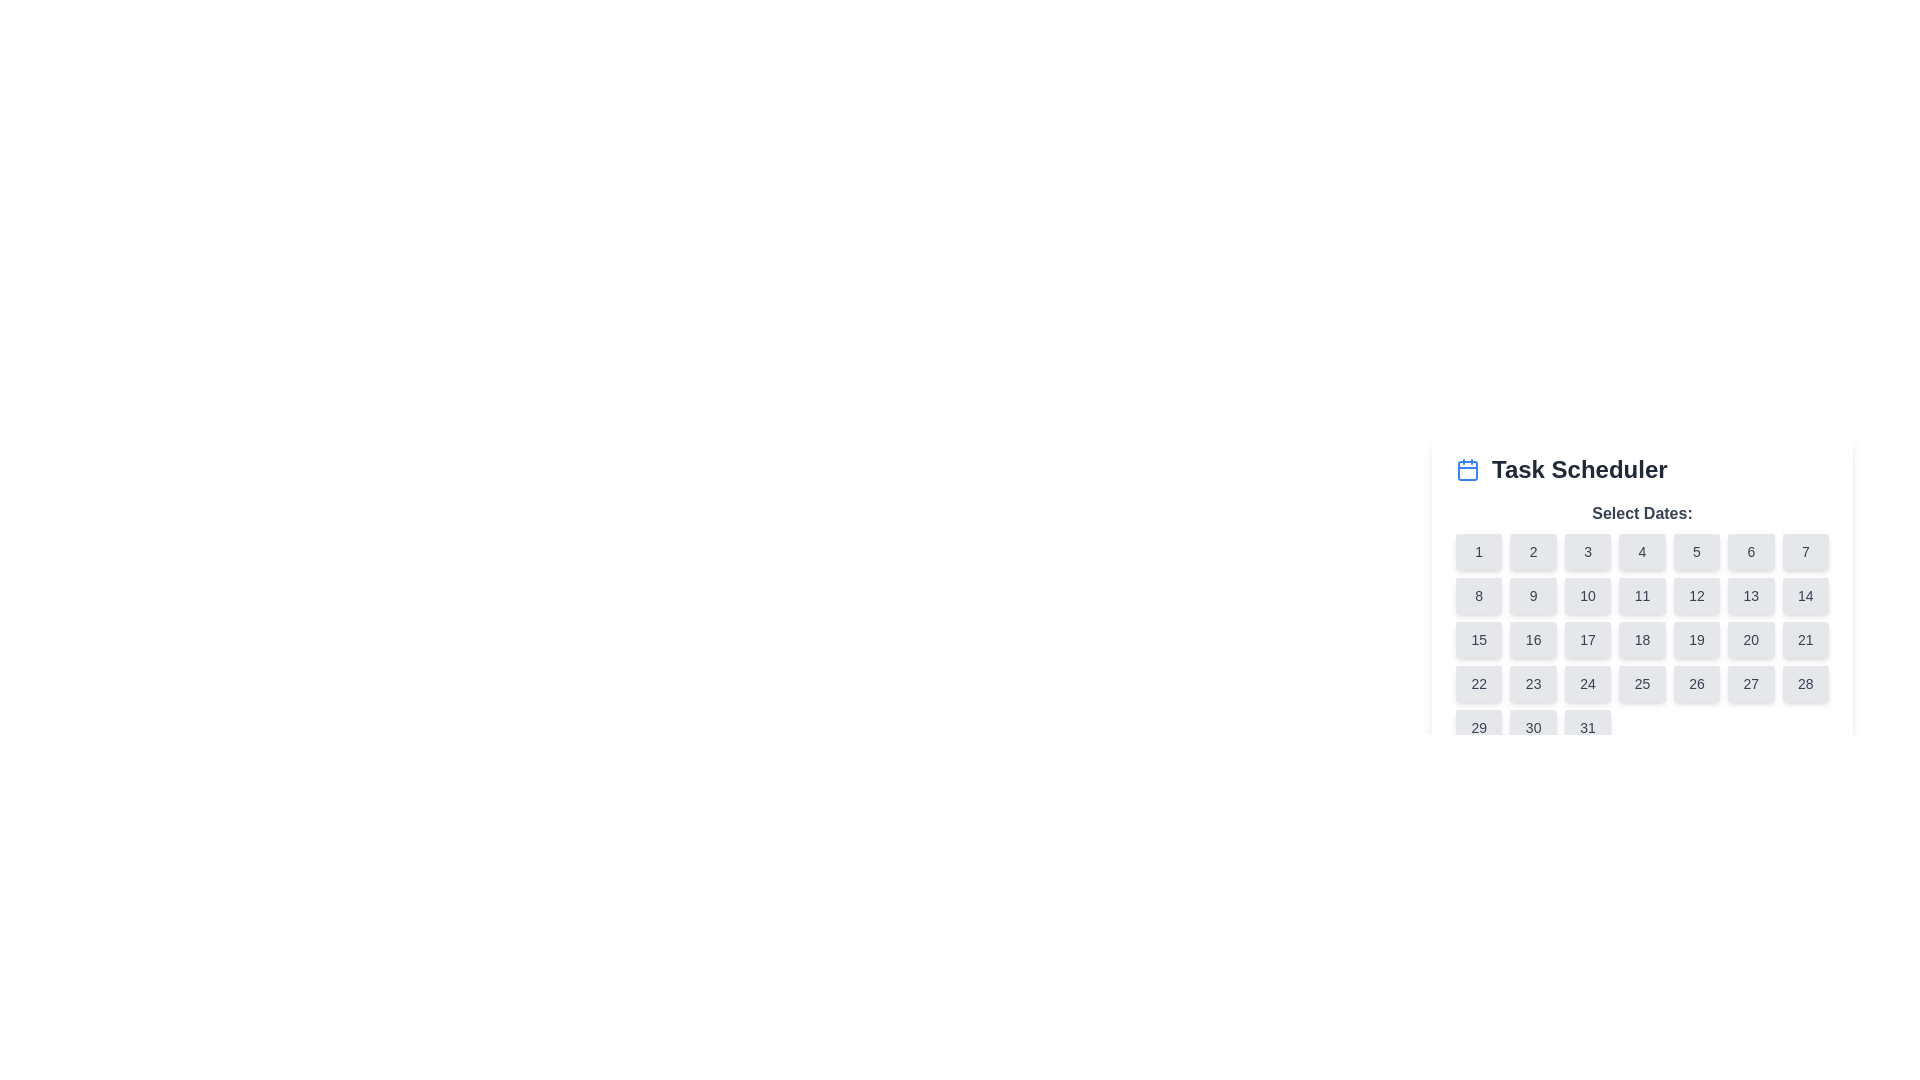 This screenshot has height=1080, width=1920. Describe the element at coordinates (1695, 640) in the screenshot. I see `the button representing the date '19' on the calendar located in the third row and fifth column` at that location.